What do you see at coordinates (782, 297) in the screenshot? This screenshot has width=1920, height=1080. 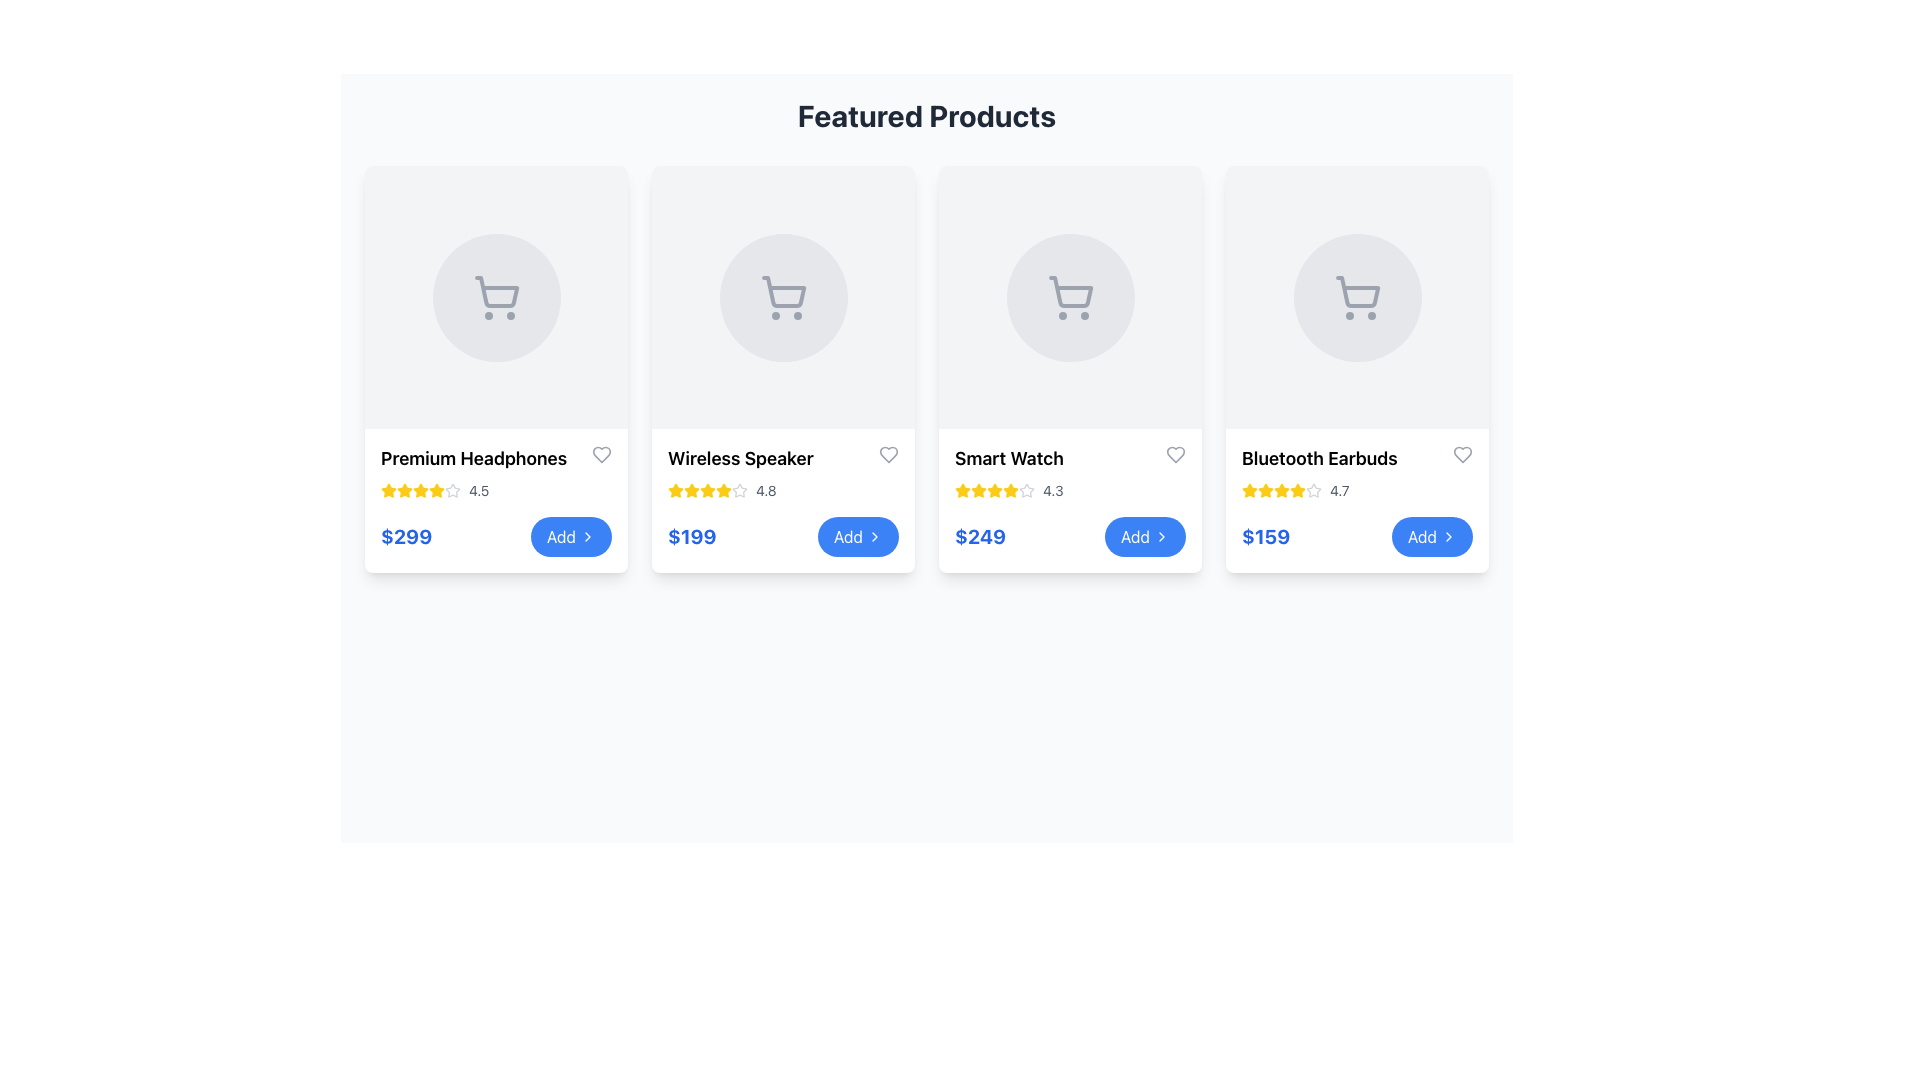 I see `the second shopping cart icon located within the 'Wireless Speaker' card, directly below 'Featured Products'` at bounding box center [782, 297].